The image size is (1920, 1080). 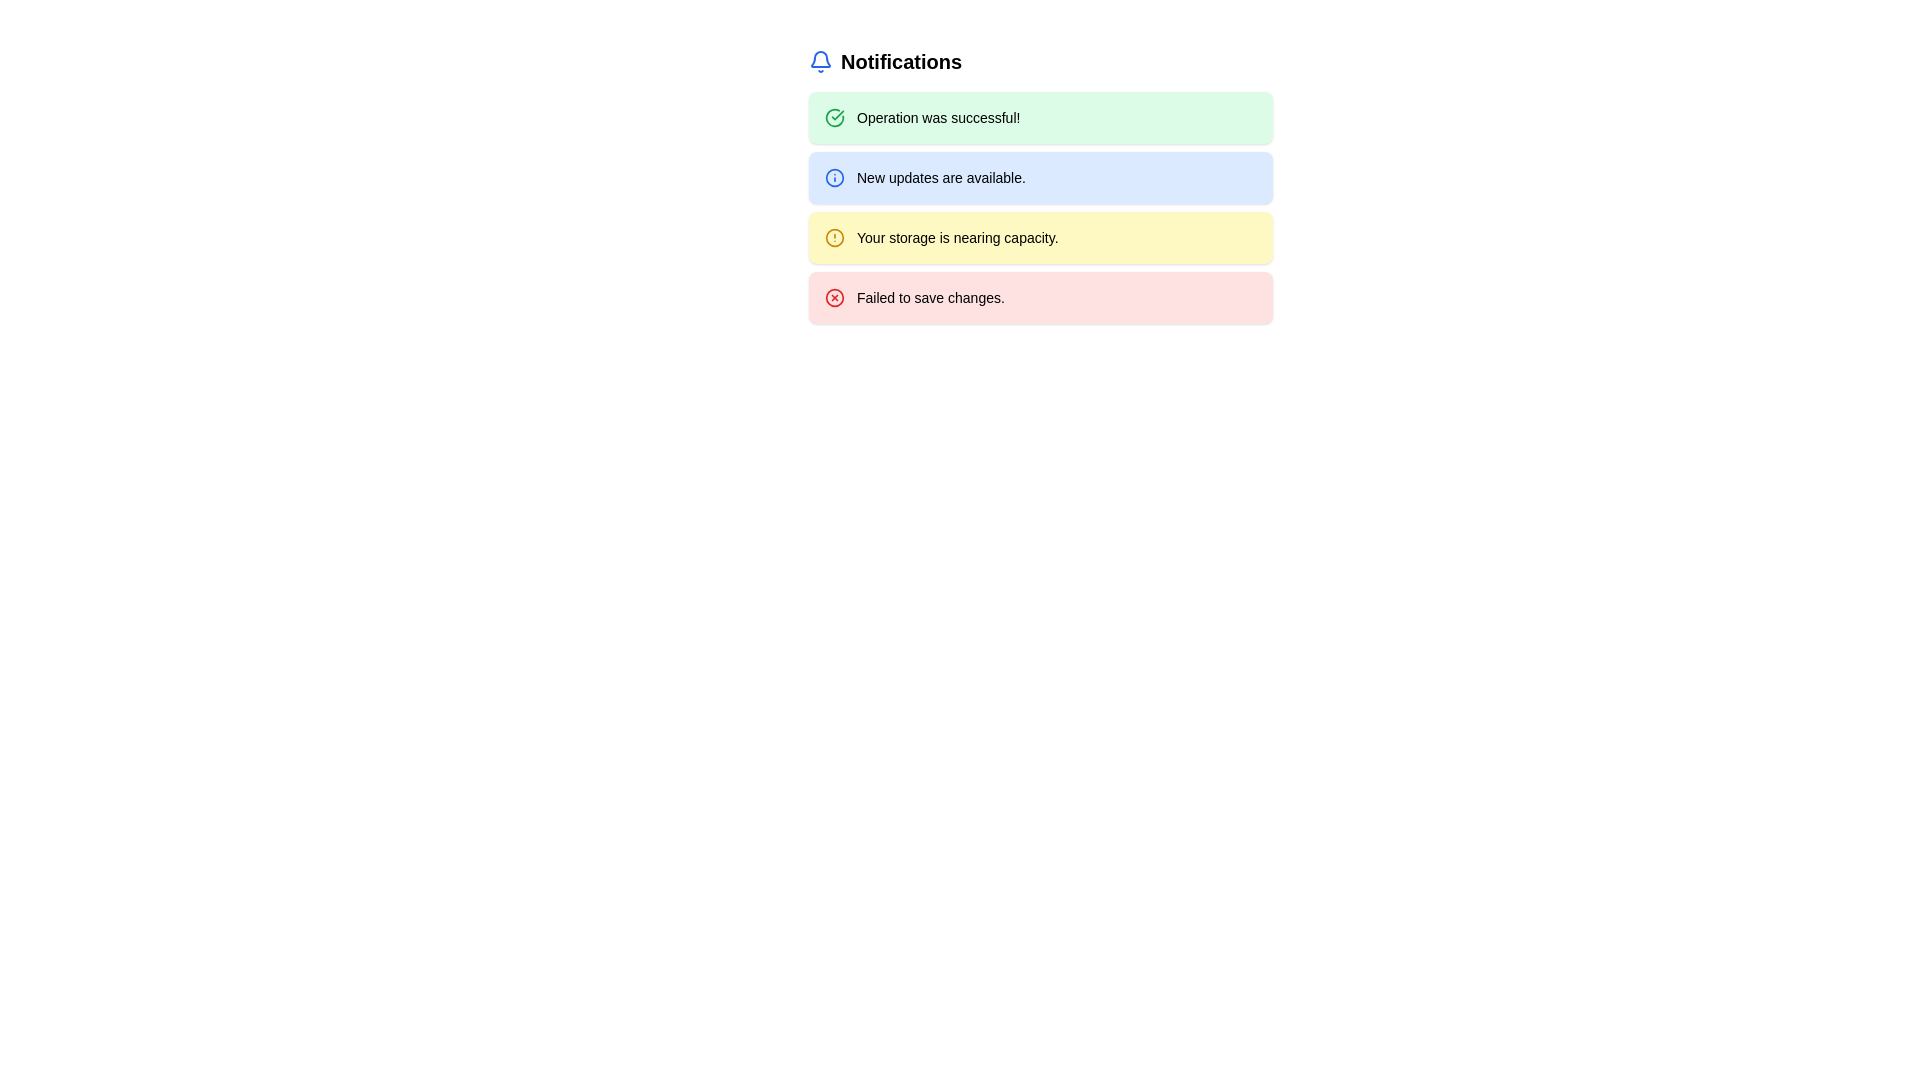 I want to click on error message displayed in the static text label located at the bottom-most notification card with a red background, positioned to the right of the error icon, so click(x=930, y=297).